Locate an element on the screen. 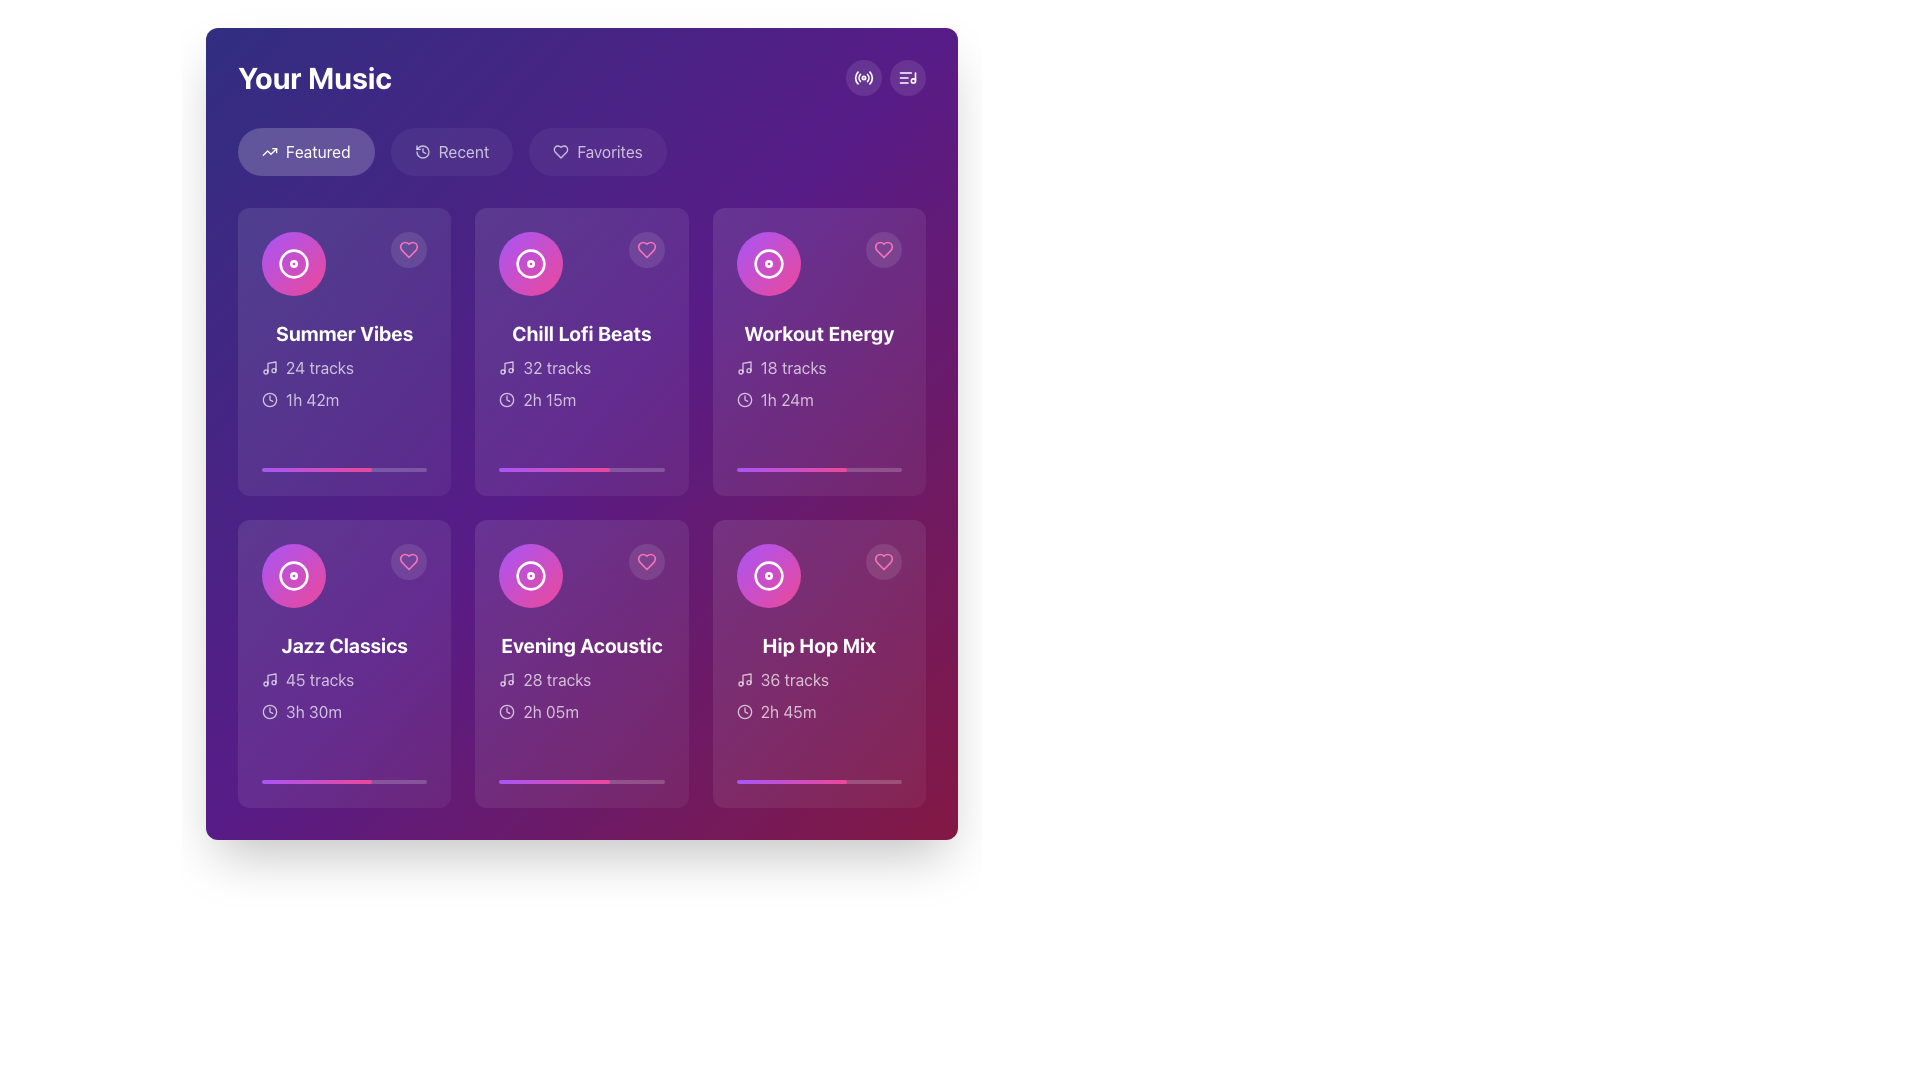  the 'Featured' button with a rounded border and upward trending arrow icon is located at coordinates (305, 150).